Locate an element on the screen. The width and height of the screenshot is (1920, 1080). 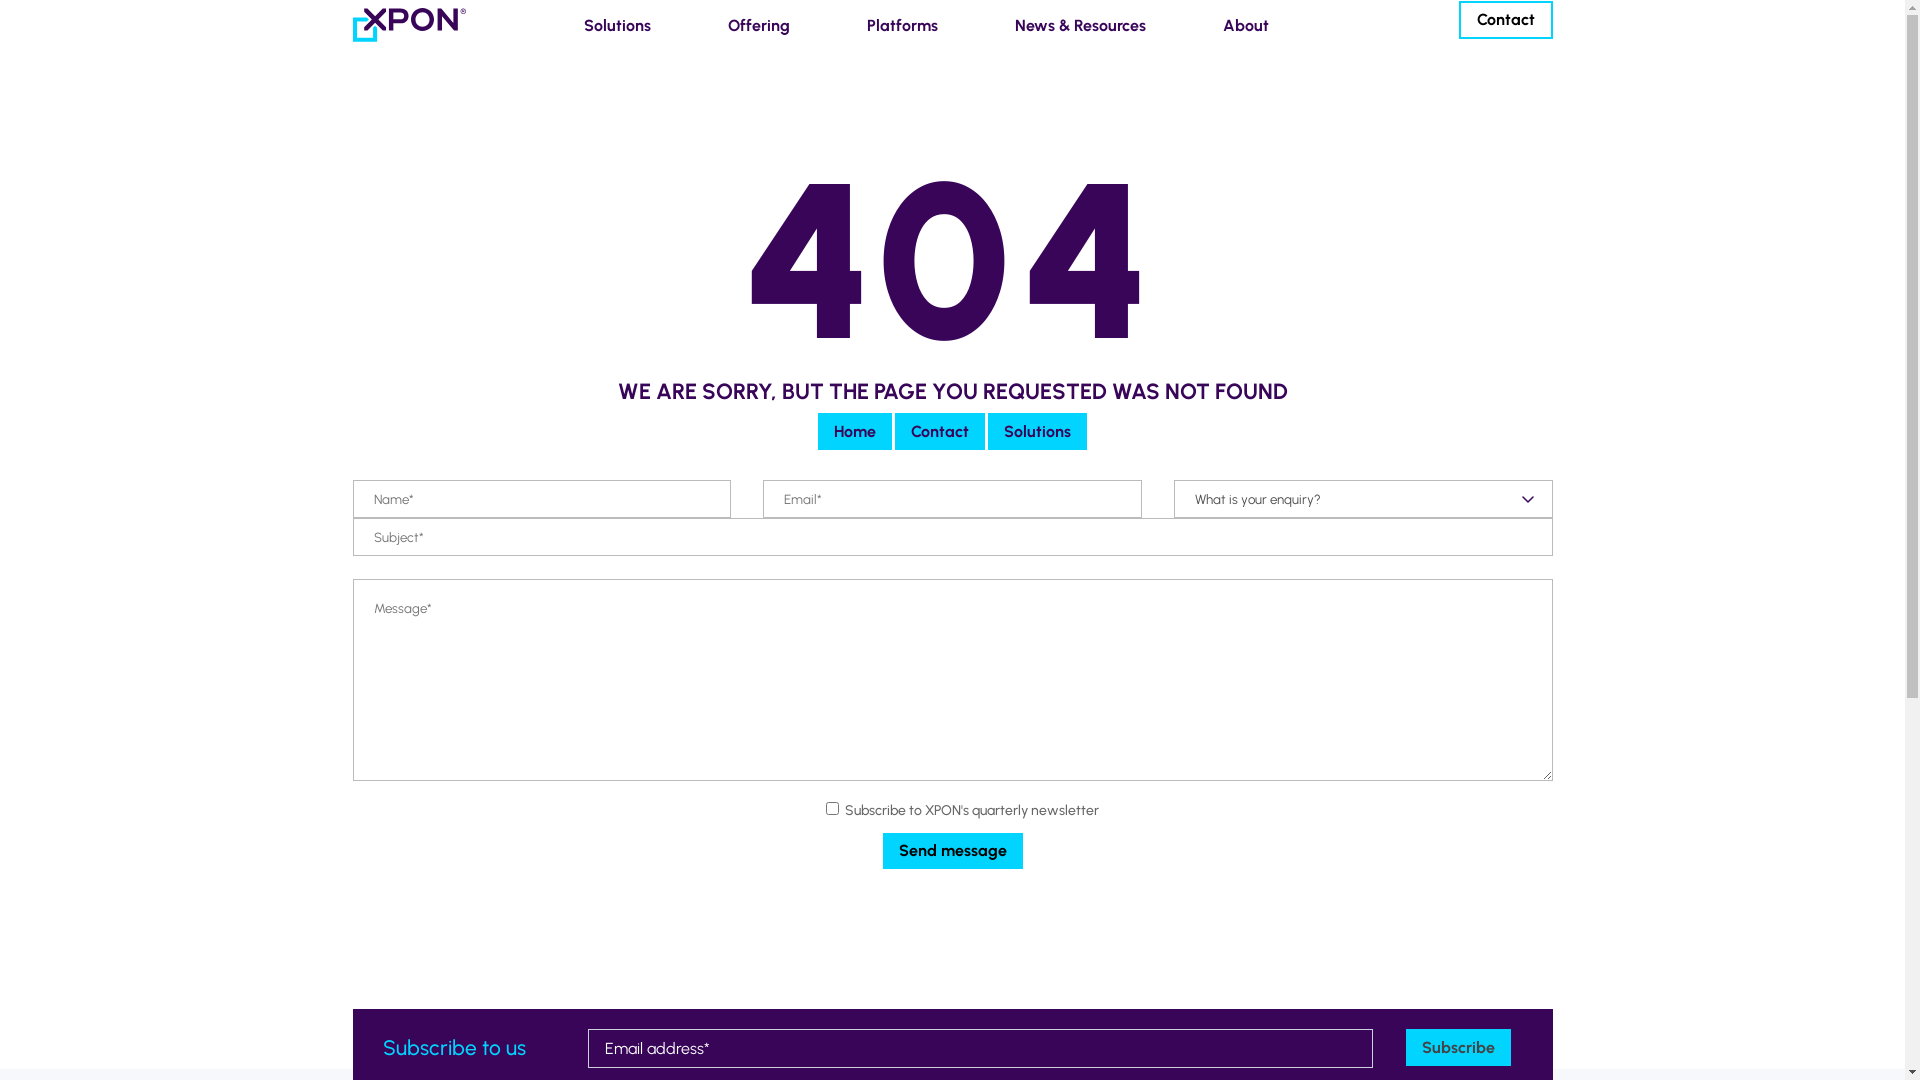
'Platforms' is located at coordinates (895, 25).